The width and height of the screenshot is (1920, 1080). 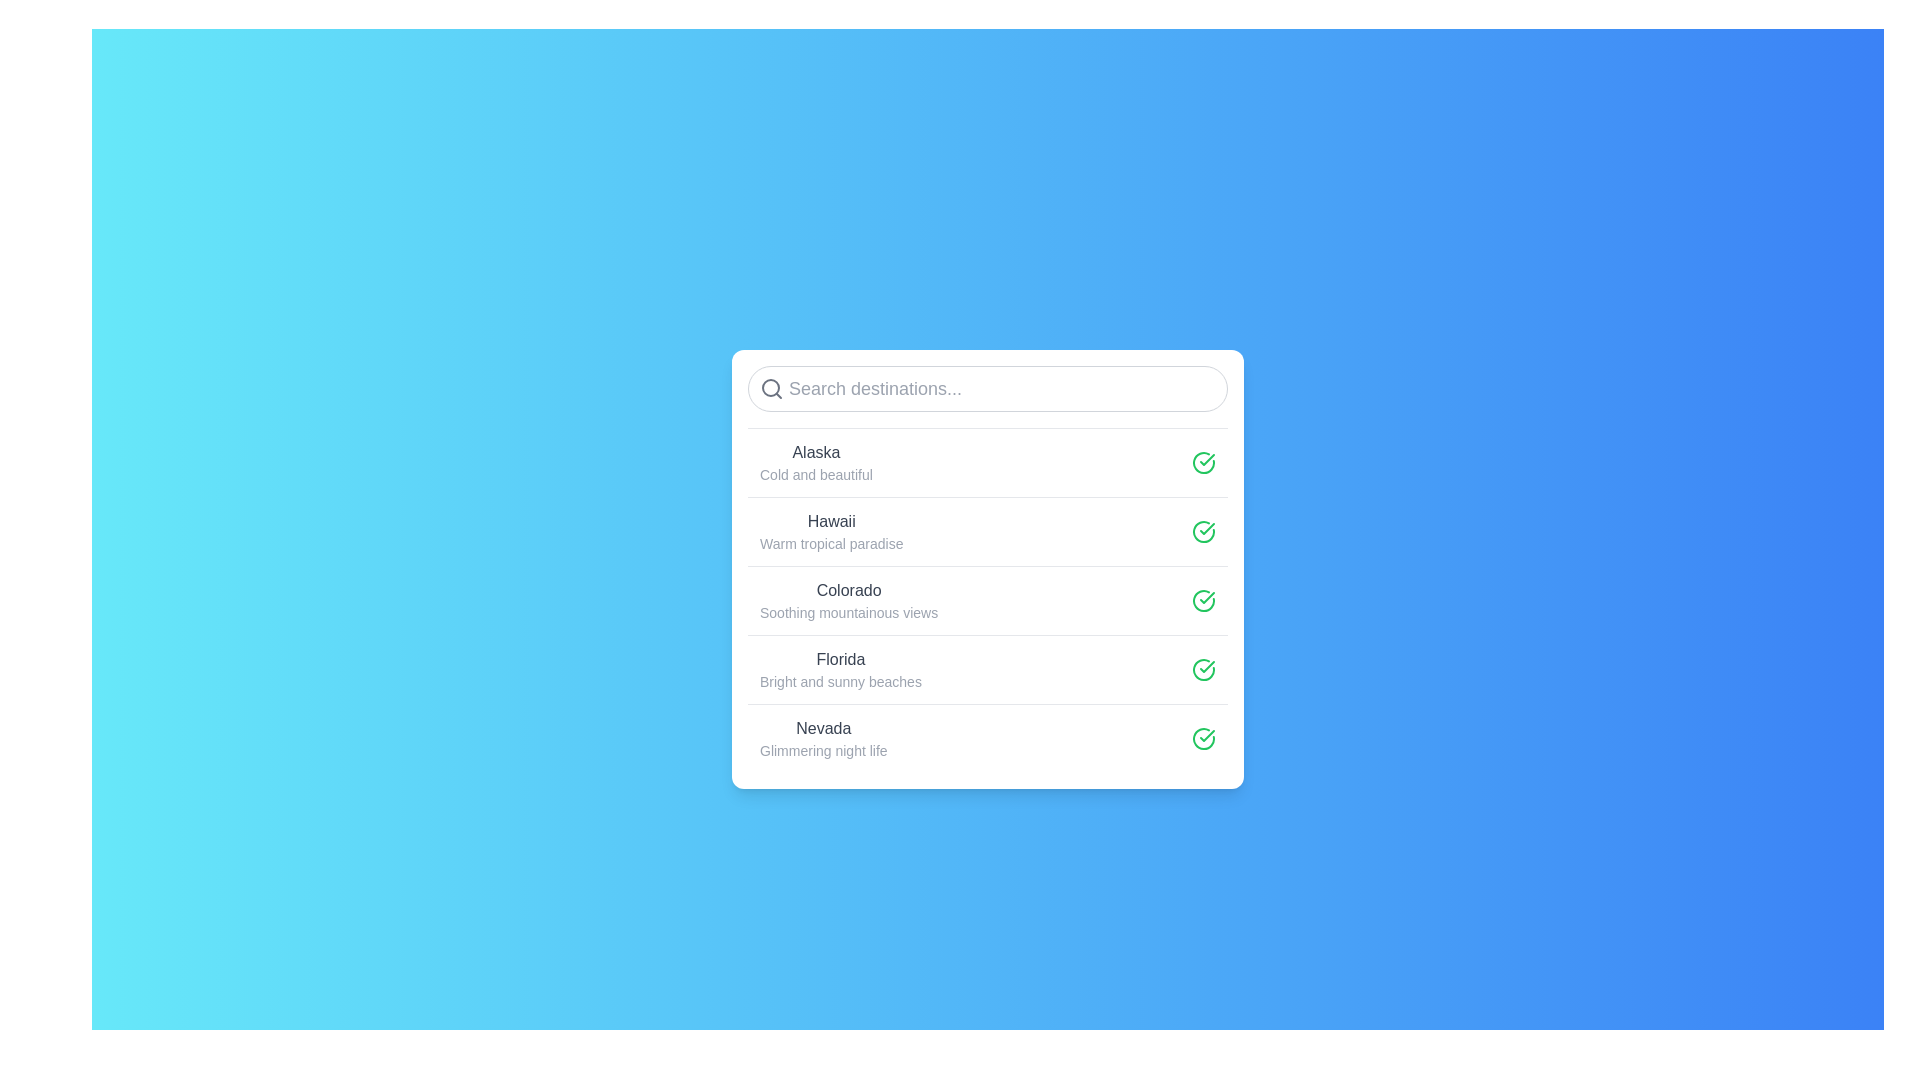 What do you see at coordinates (988, 737) in the screenshot?
I see `to select the destination item representing 'Nevada' in the list of destinations, which includes a checkmark indicating confirmation` at bounding box center [988, 737].